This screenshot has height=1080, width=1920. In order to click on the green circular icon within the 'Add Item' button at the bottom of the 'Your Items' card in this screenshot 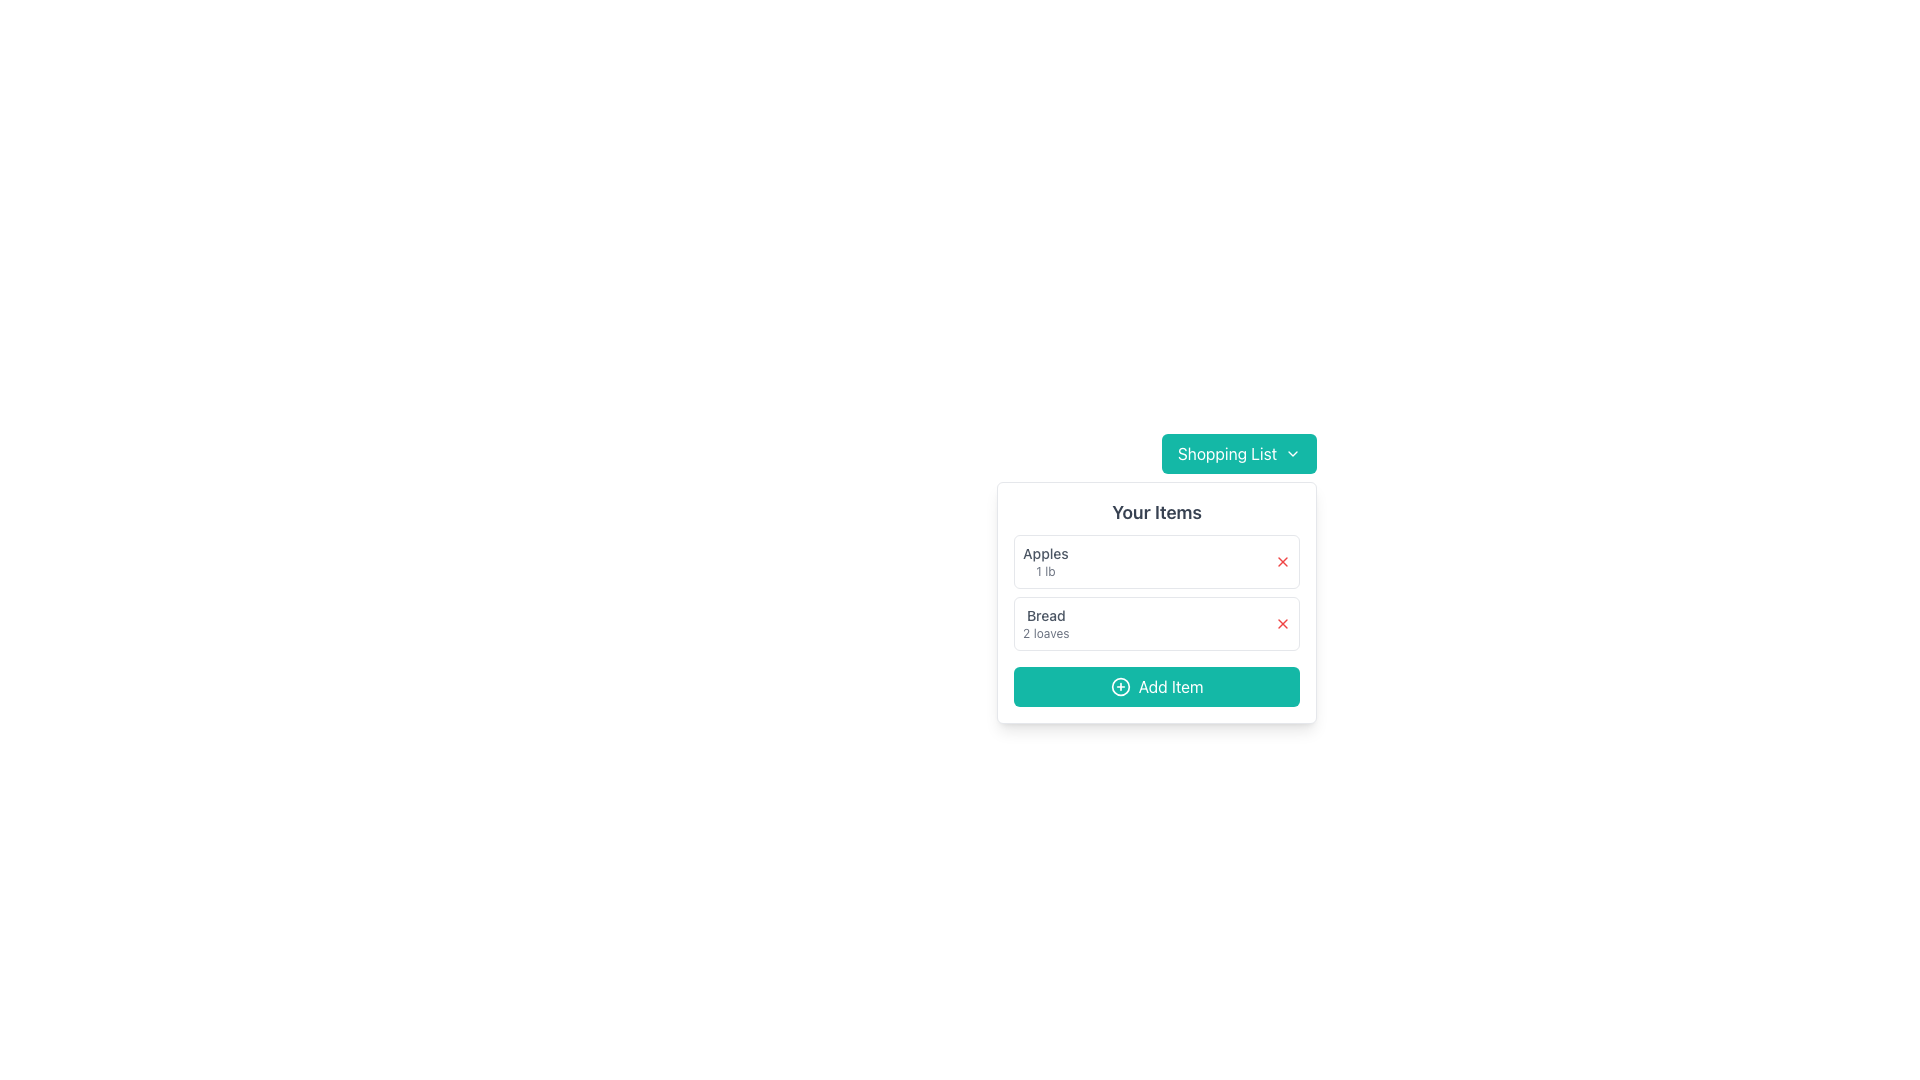, I will do `click(1120, 685)`.